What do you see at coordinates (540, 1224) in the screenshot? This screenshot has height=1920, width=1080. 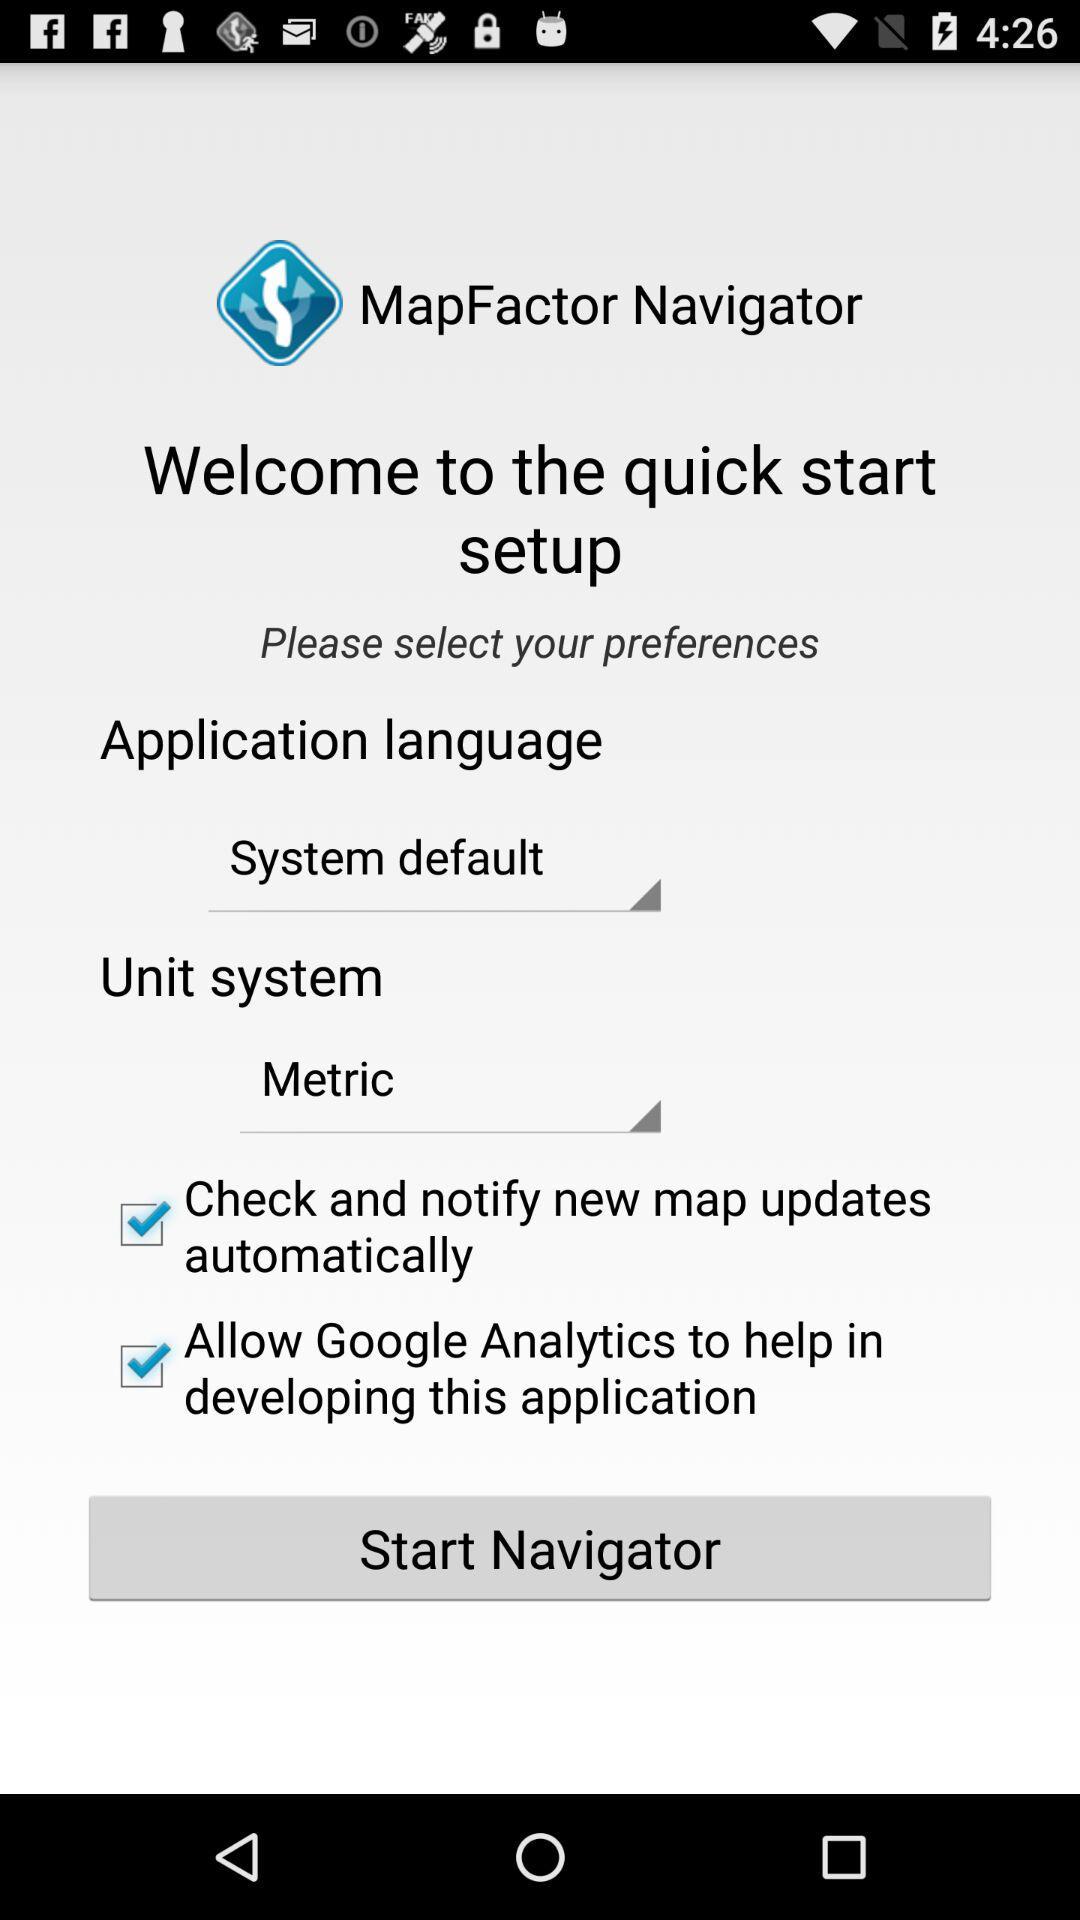 I see `app below metric app` at bounding box center [540, 1224].